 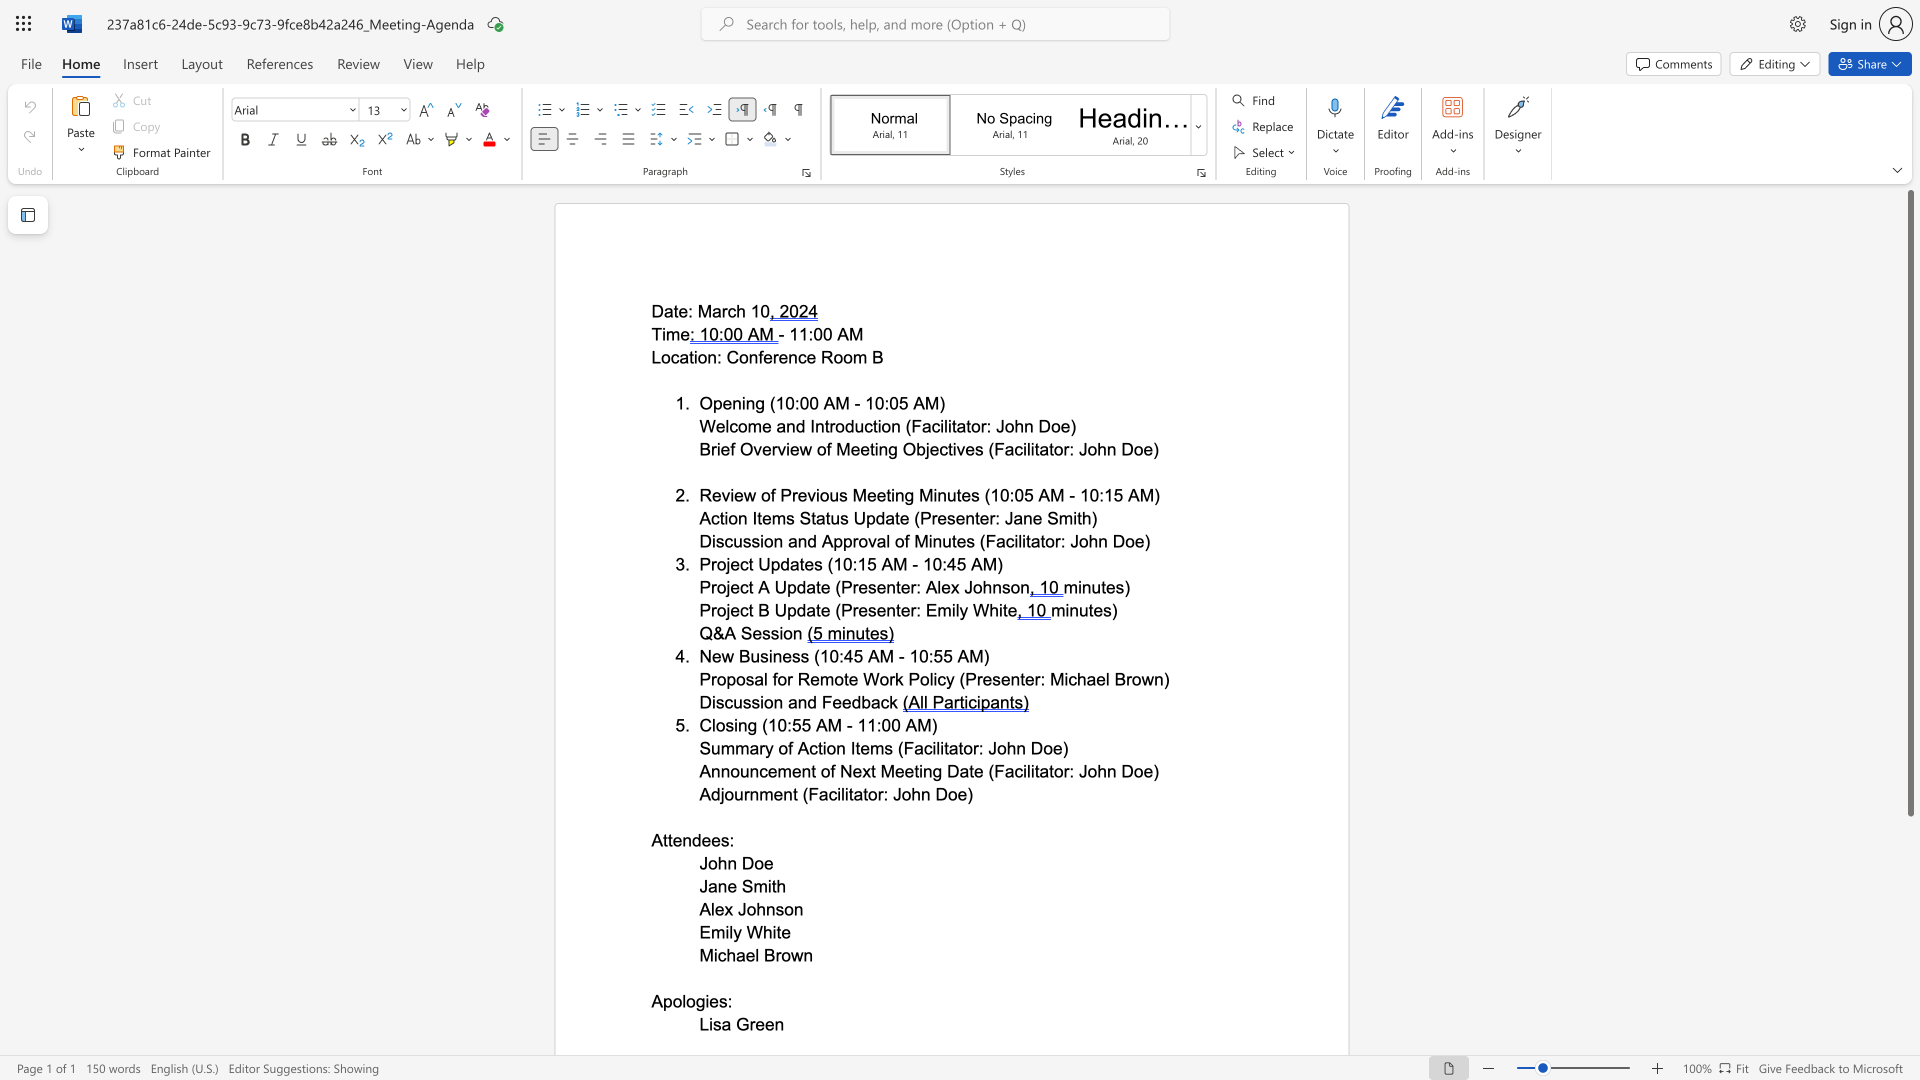 I want to click on the 1th character "n" in the text, so click(x=687, y=840).